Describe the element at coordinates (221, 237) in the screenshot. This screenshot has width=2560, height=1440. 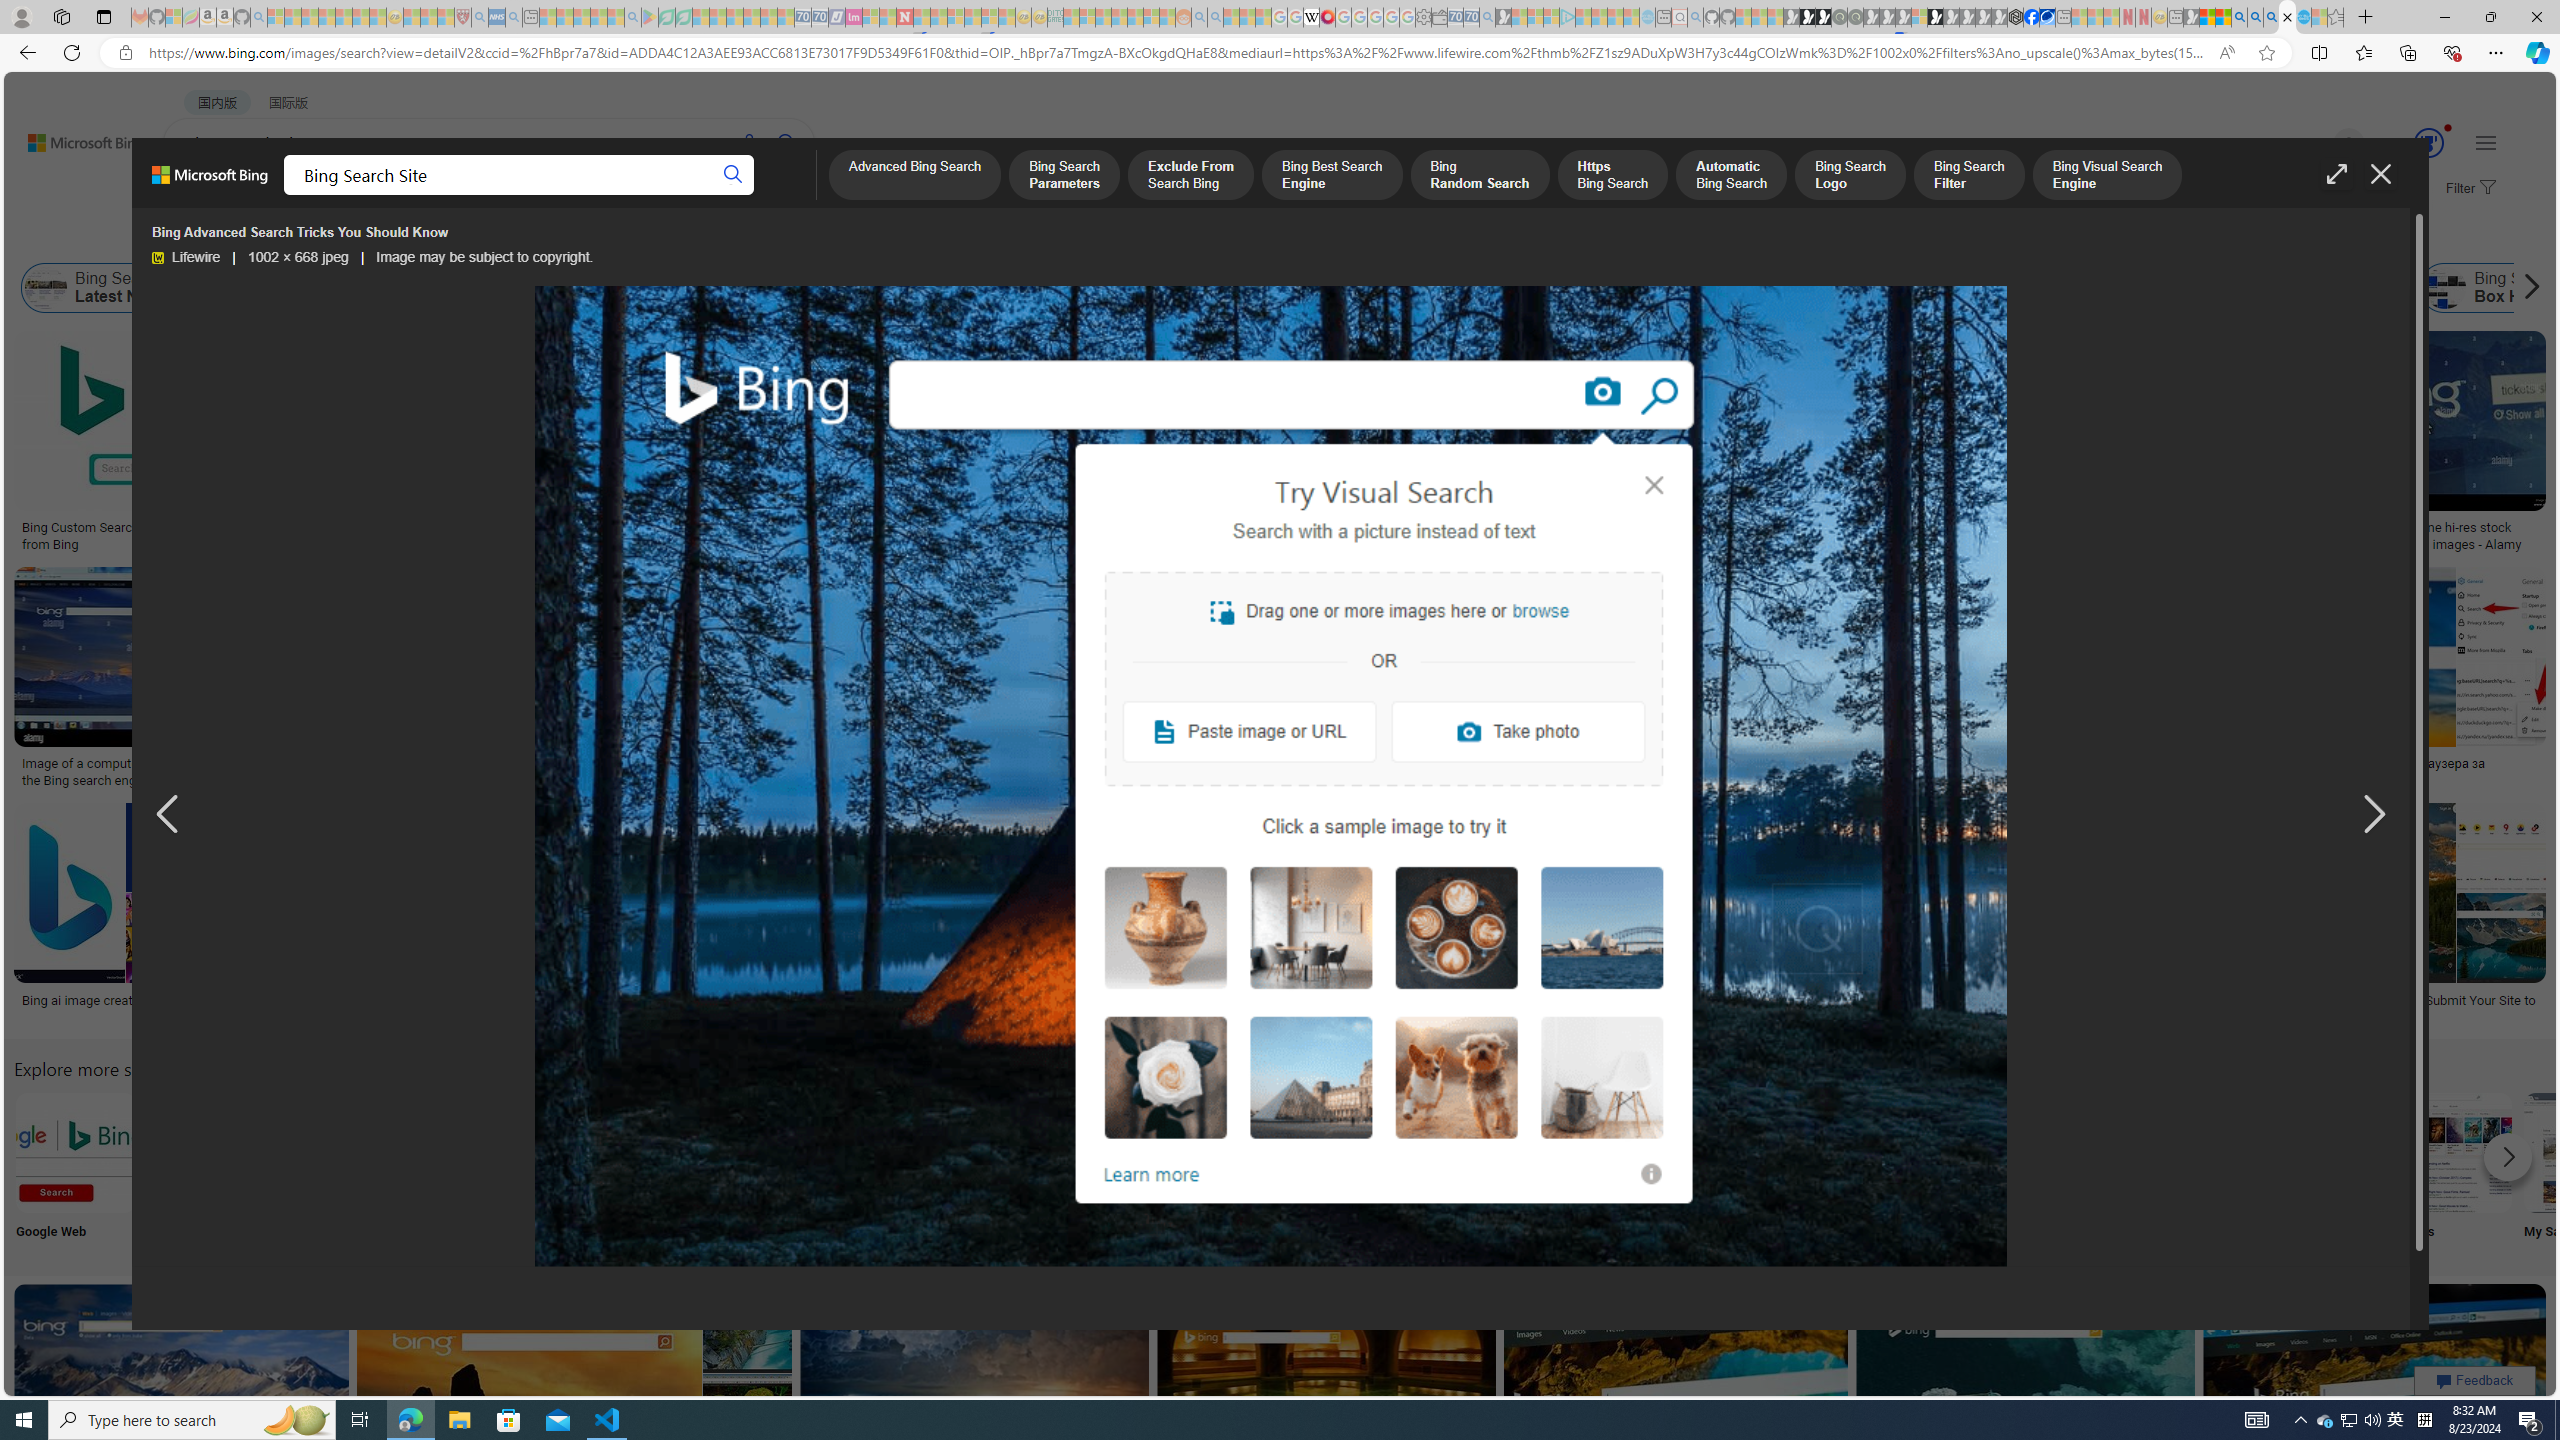
I see `'Image size'` at that location.